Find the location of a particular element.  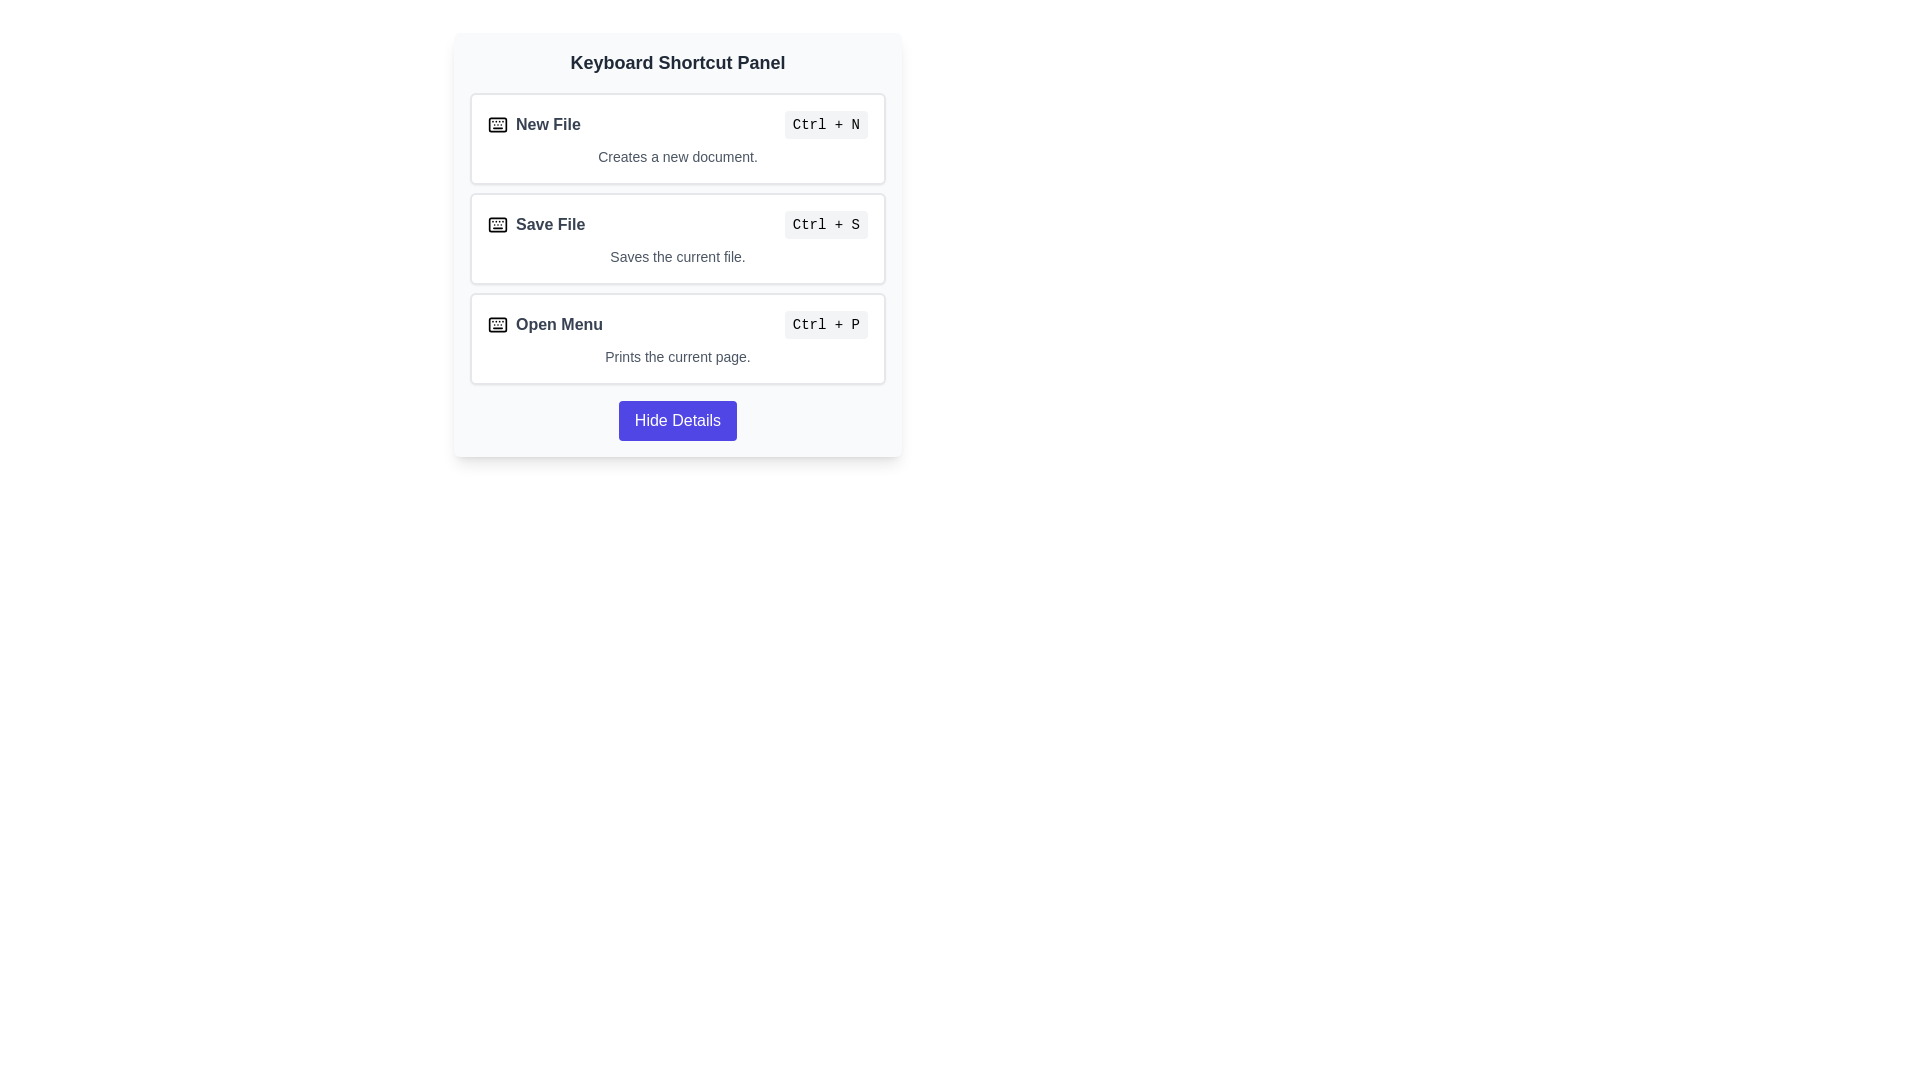

the 'Open Menu' icon located next to the text 'Open Menu' in the 'Keyboard Shortcut Panel' is located at coordinates (498, 323).